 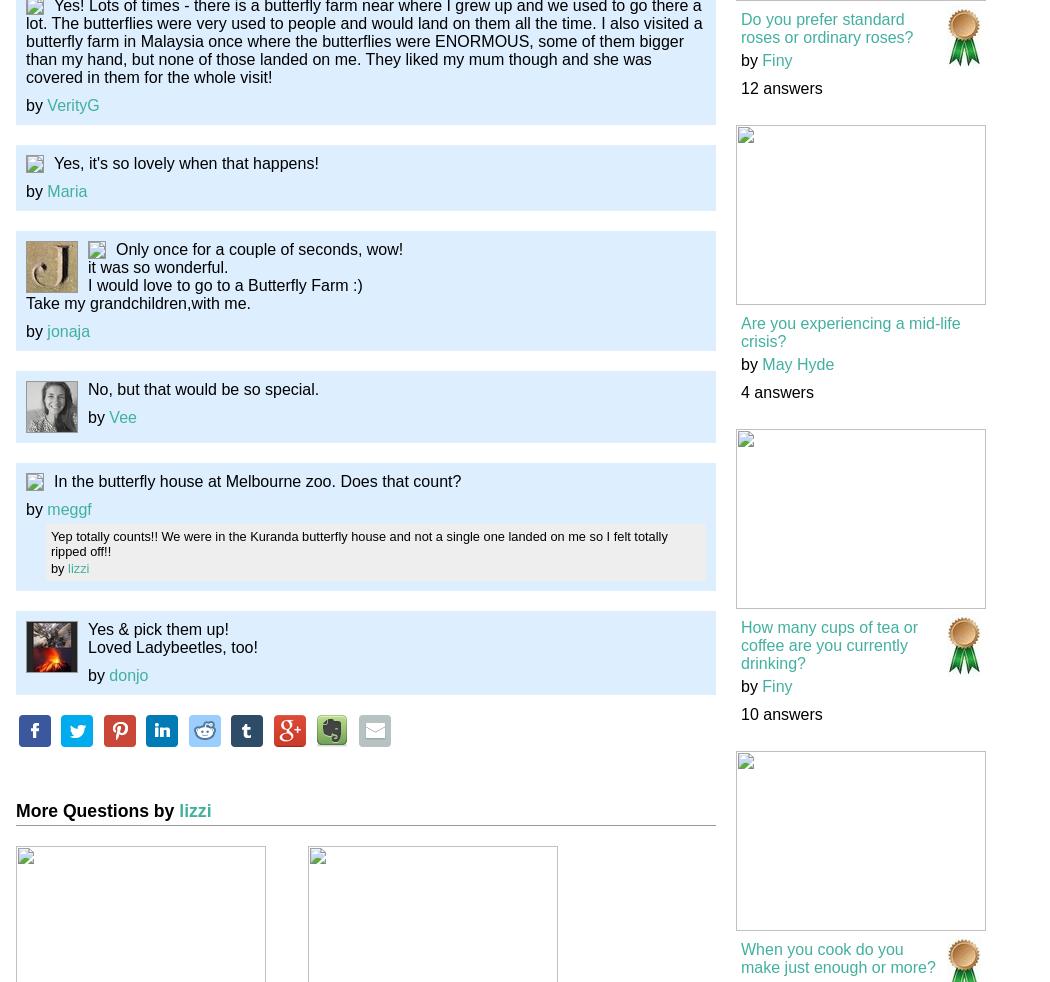 I want to click on 'VerityG', so click(x=46, y=103).